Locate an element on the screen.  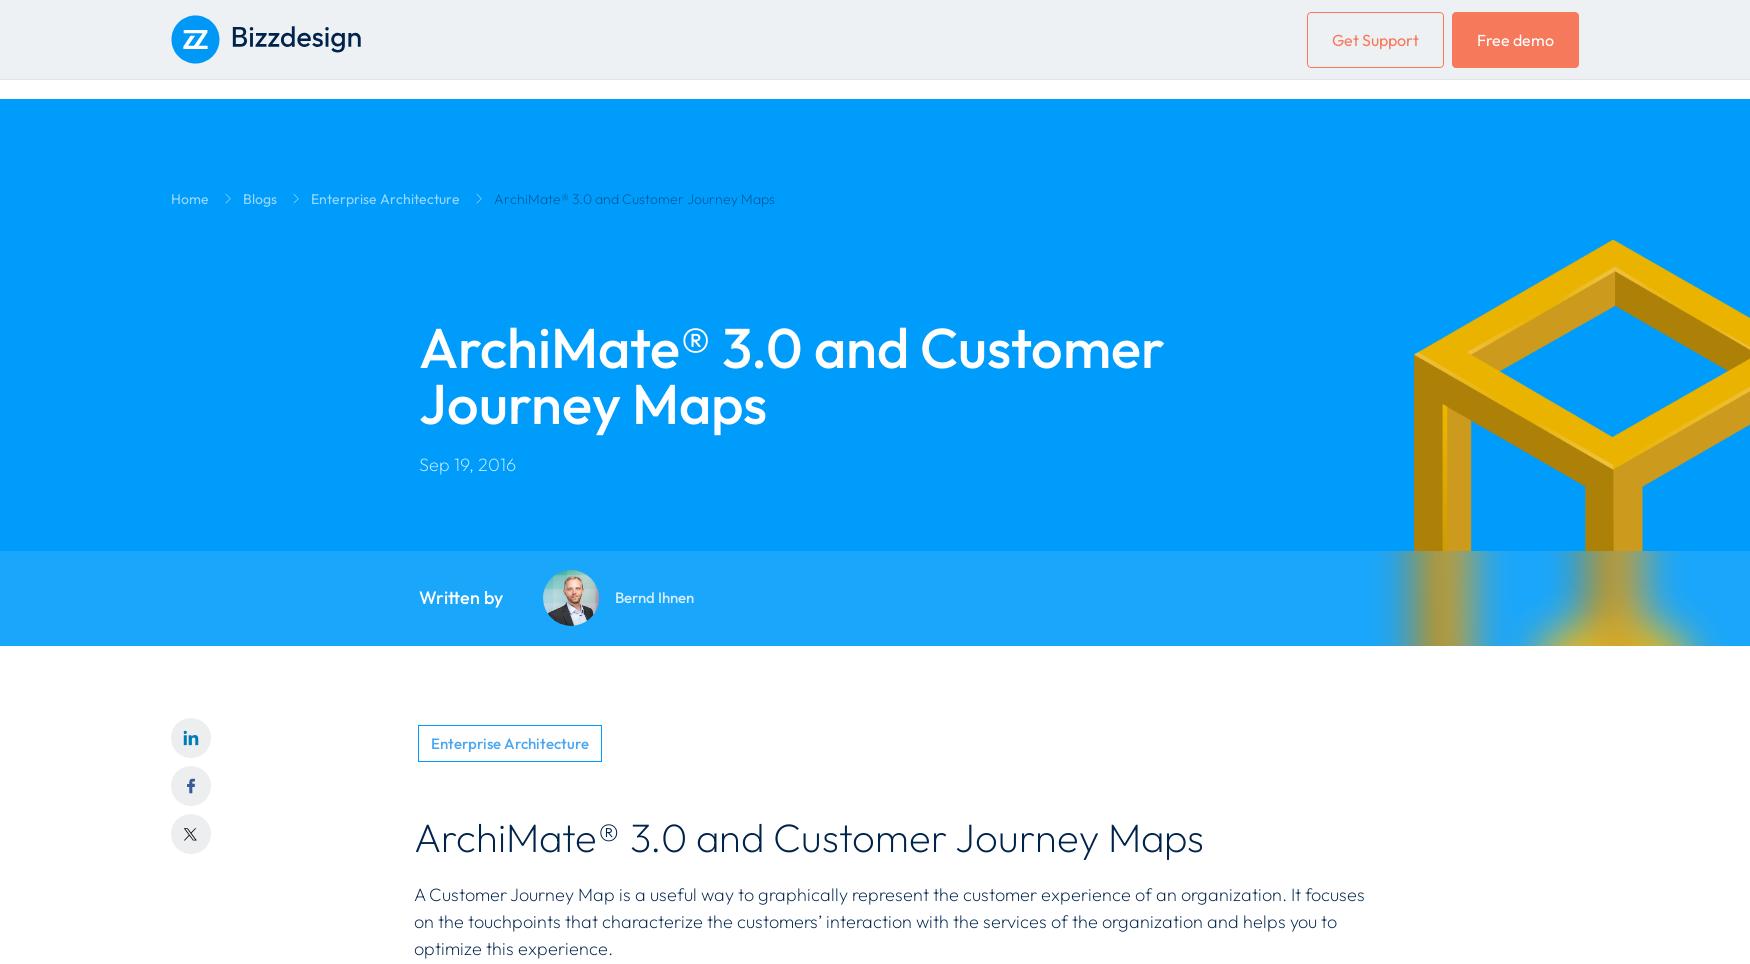
'Solutions' is located at coordinates (169, 119).